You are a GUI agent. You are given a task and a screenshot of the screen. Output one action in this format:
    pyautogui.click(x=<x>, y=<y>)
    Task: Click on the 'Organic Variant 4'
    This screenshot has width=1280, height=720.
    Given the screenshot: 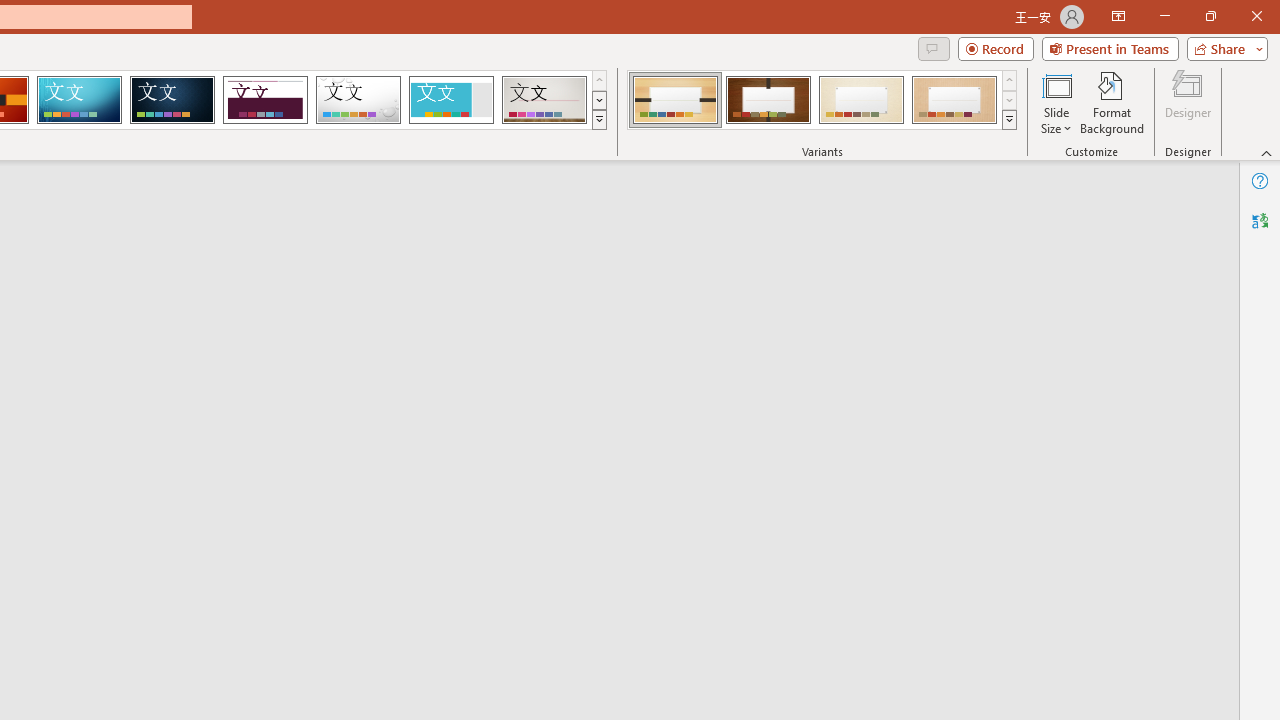 What is the action you would take?
    pyautogui.click(x=953, y=100)
    